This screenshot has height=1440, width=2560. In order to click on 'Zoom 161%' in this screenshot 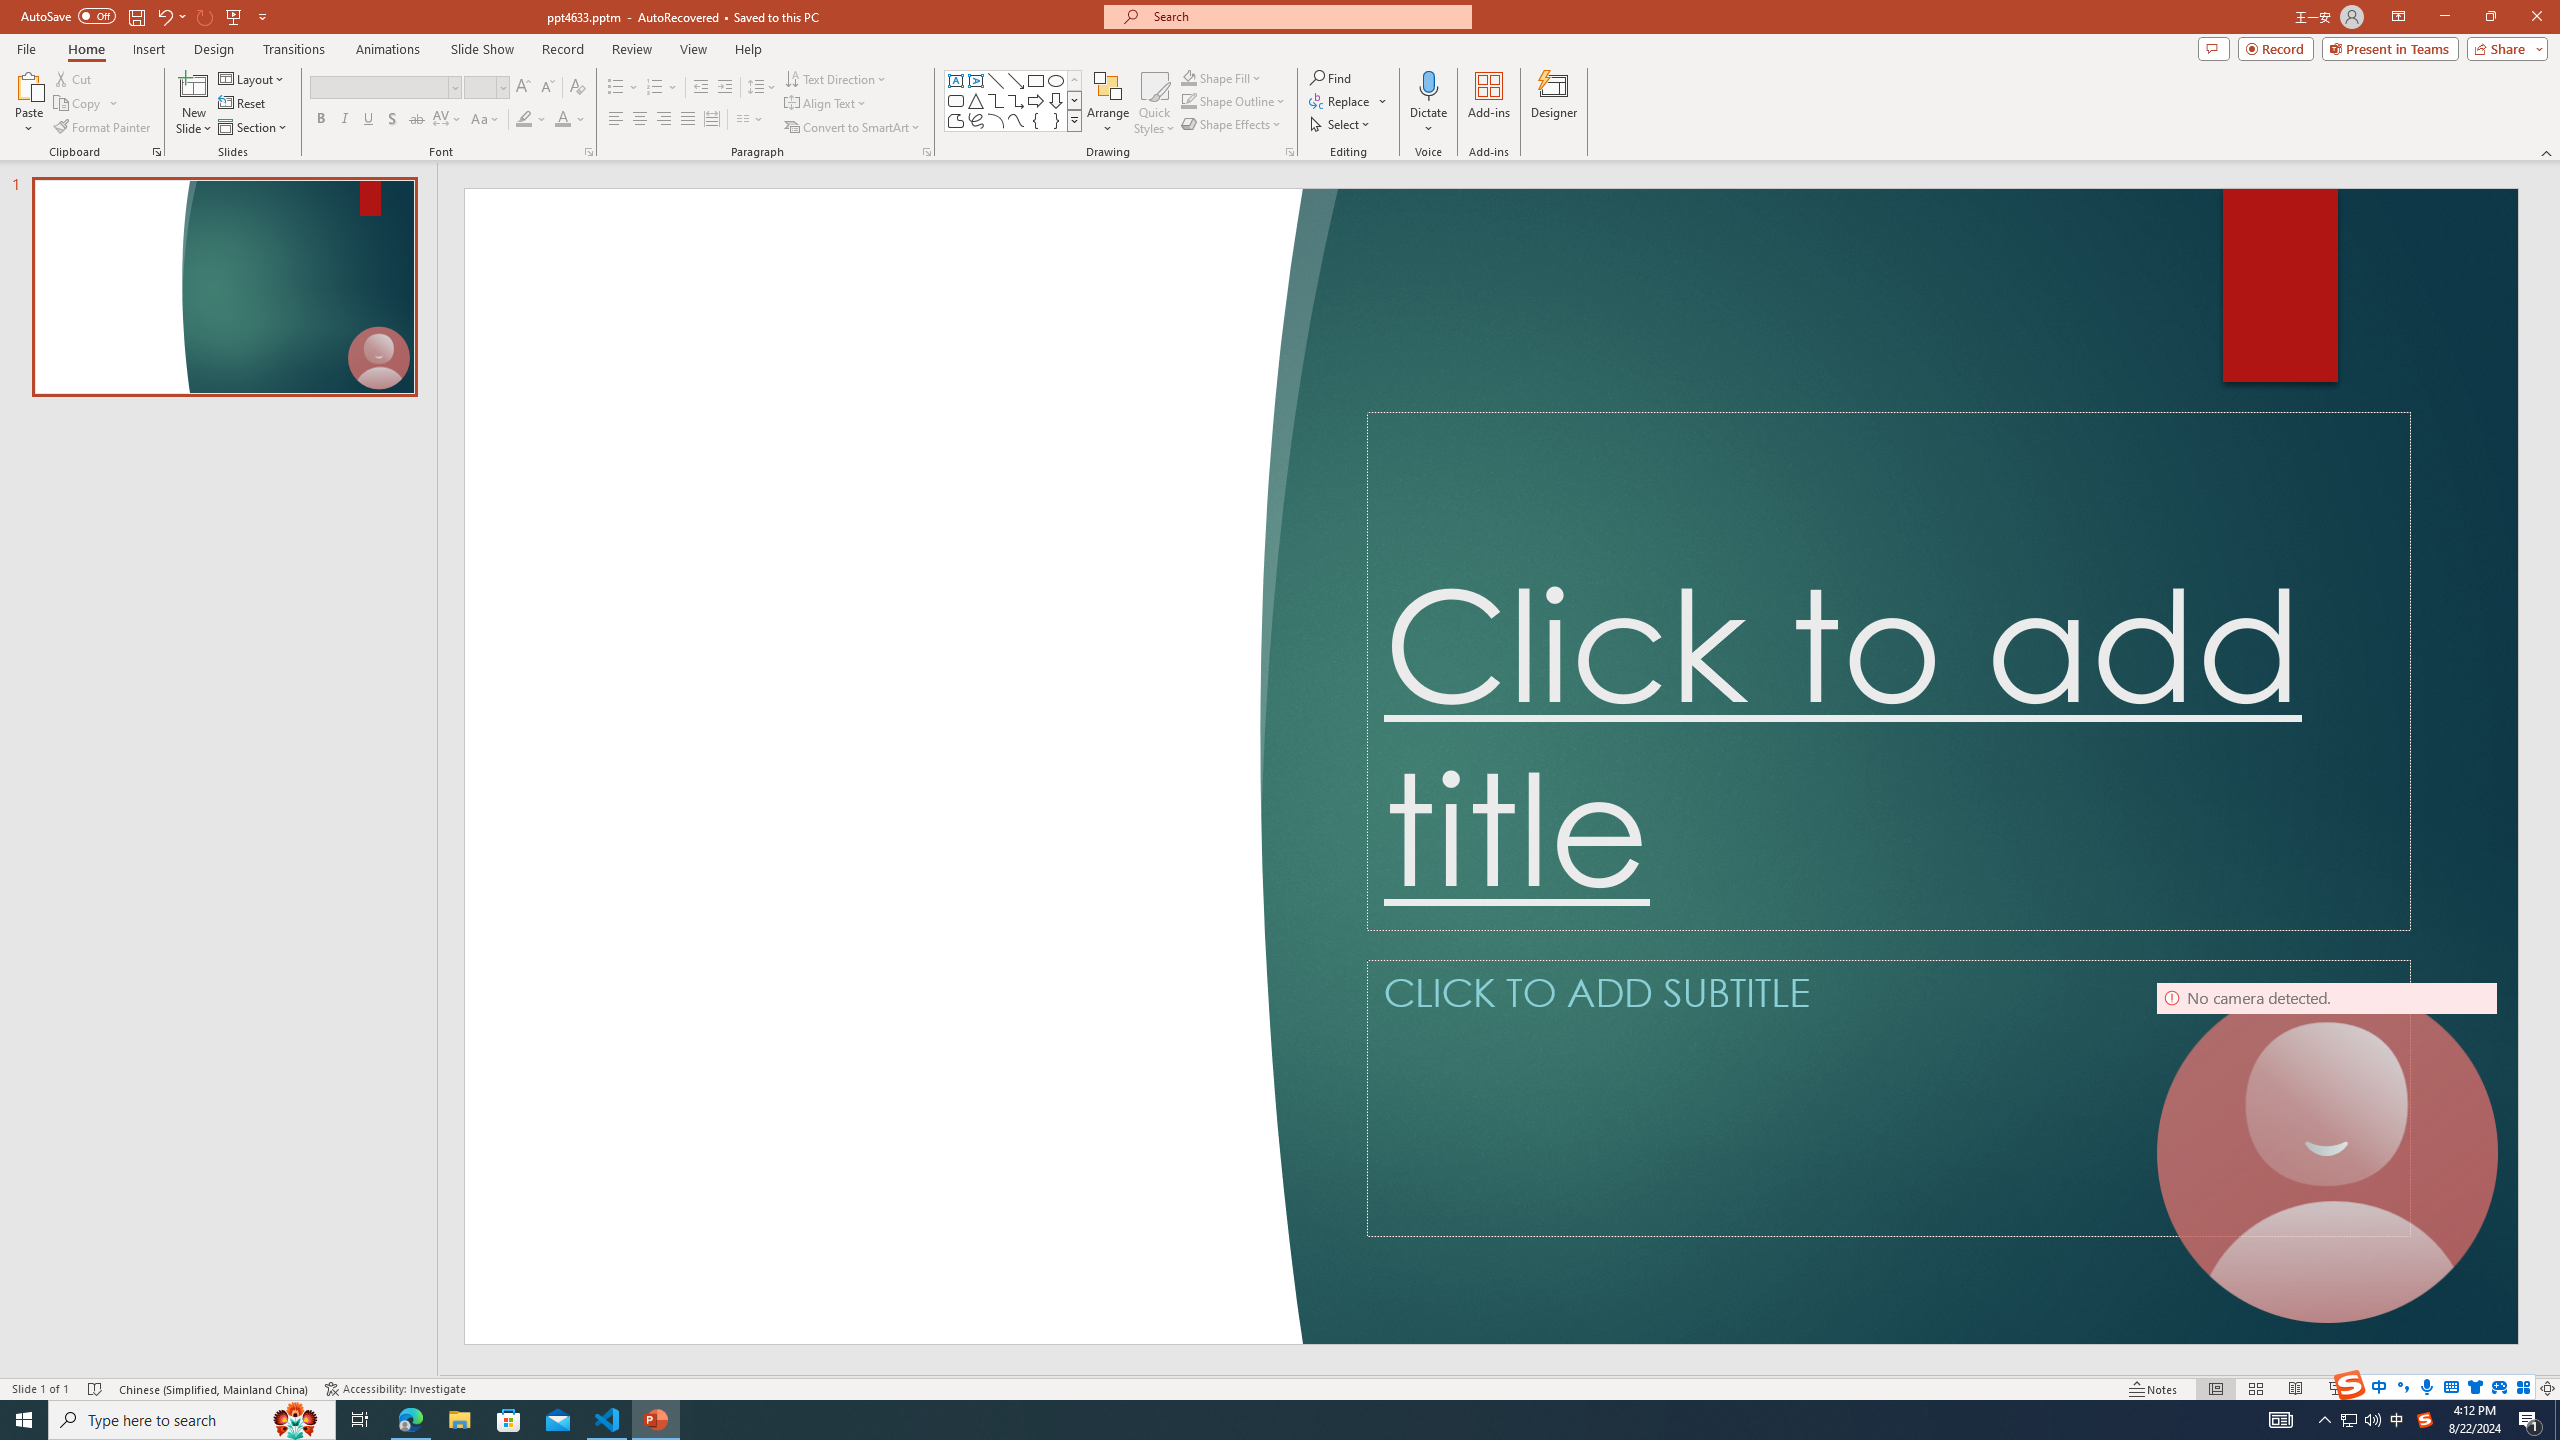, I will do `click(2515, 1389)`.